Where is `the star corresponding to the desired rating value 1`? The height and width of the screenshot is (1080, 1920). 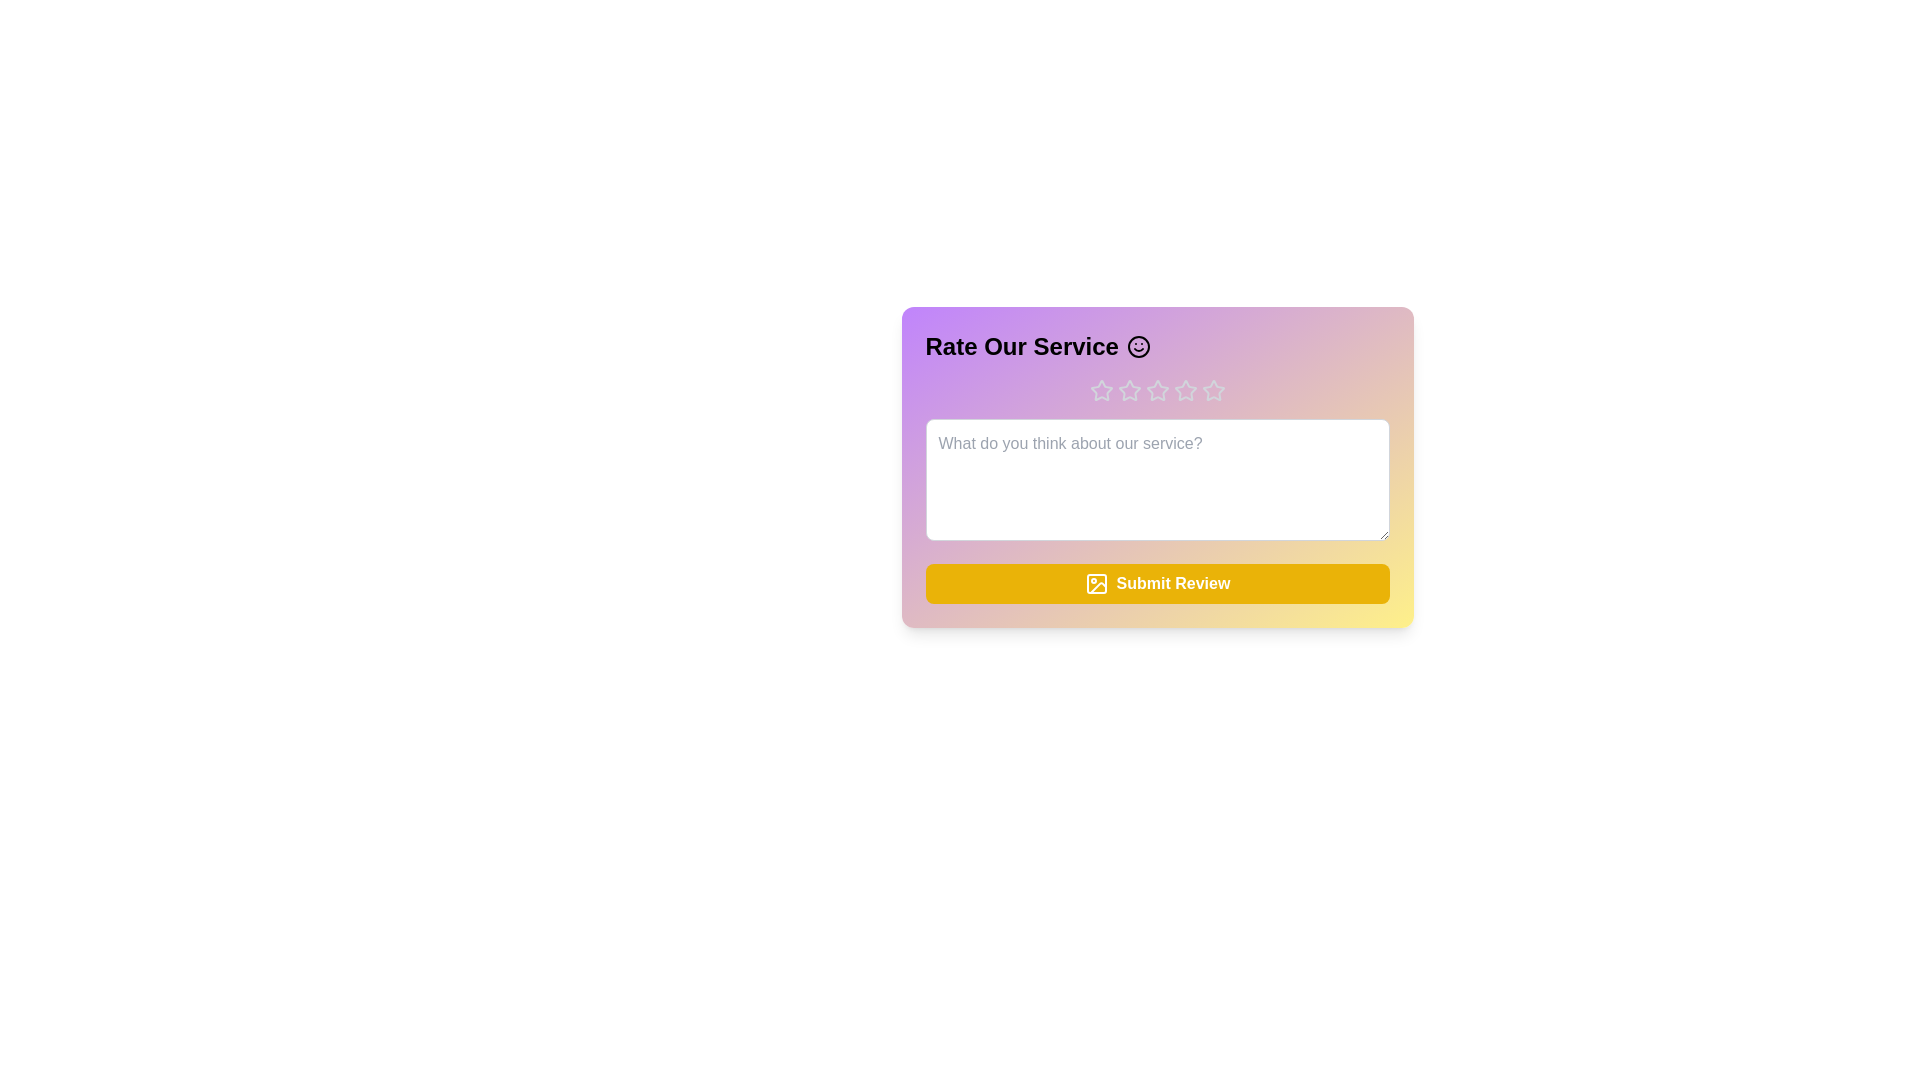
the star corresponding to the desired rating value 1 is located at coordinates (1100, 390).